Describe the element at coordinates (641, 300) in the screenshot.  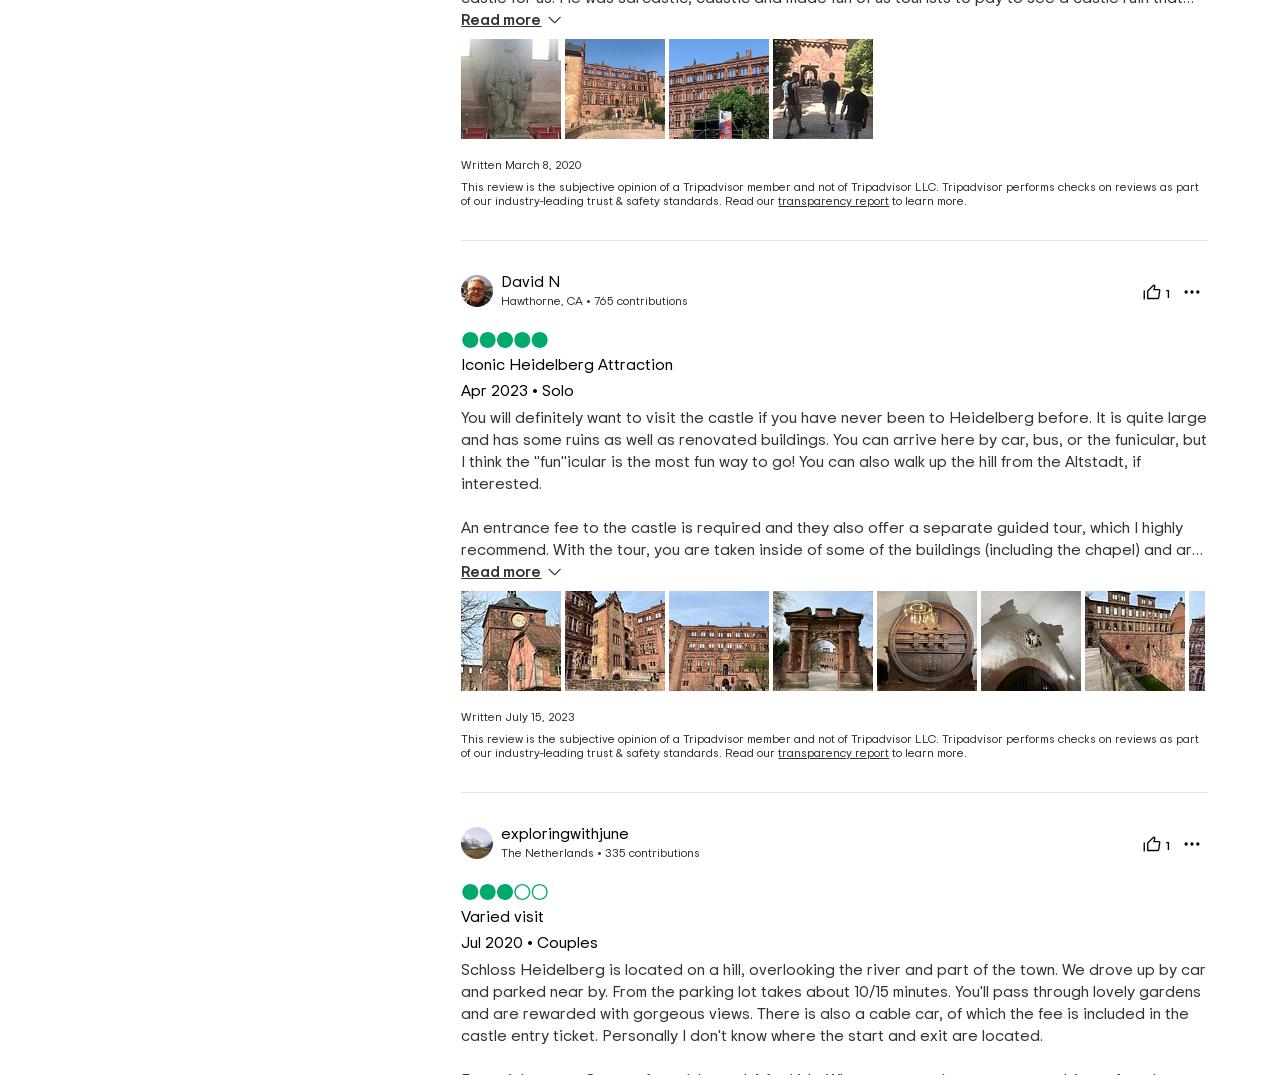
I see `'765 contributions'` at that location.